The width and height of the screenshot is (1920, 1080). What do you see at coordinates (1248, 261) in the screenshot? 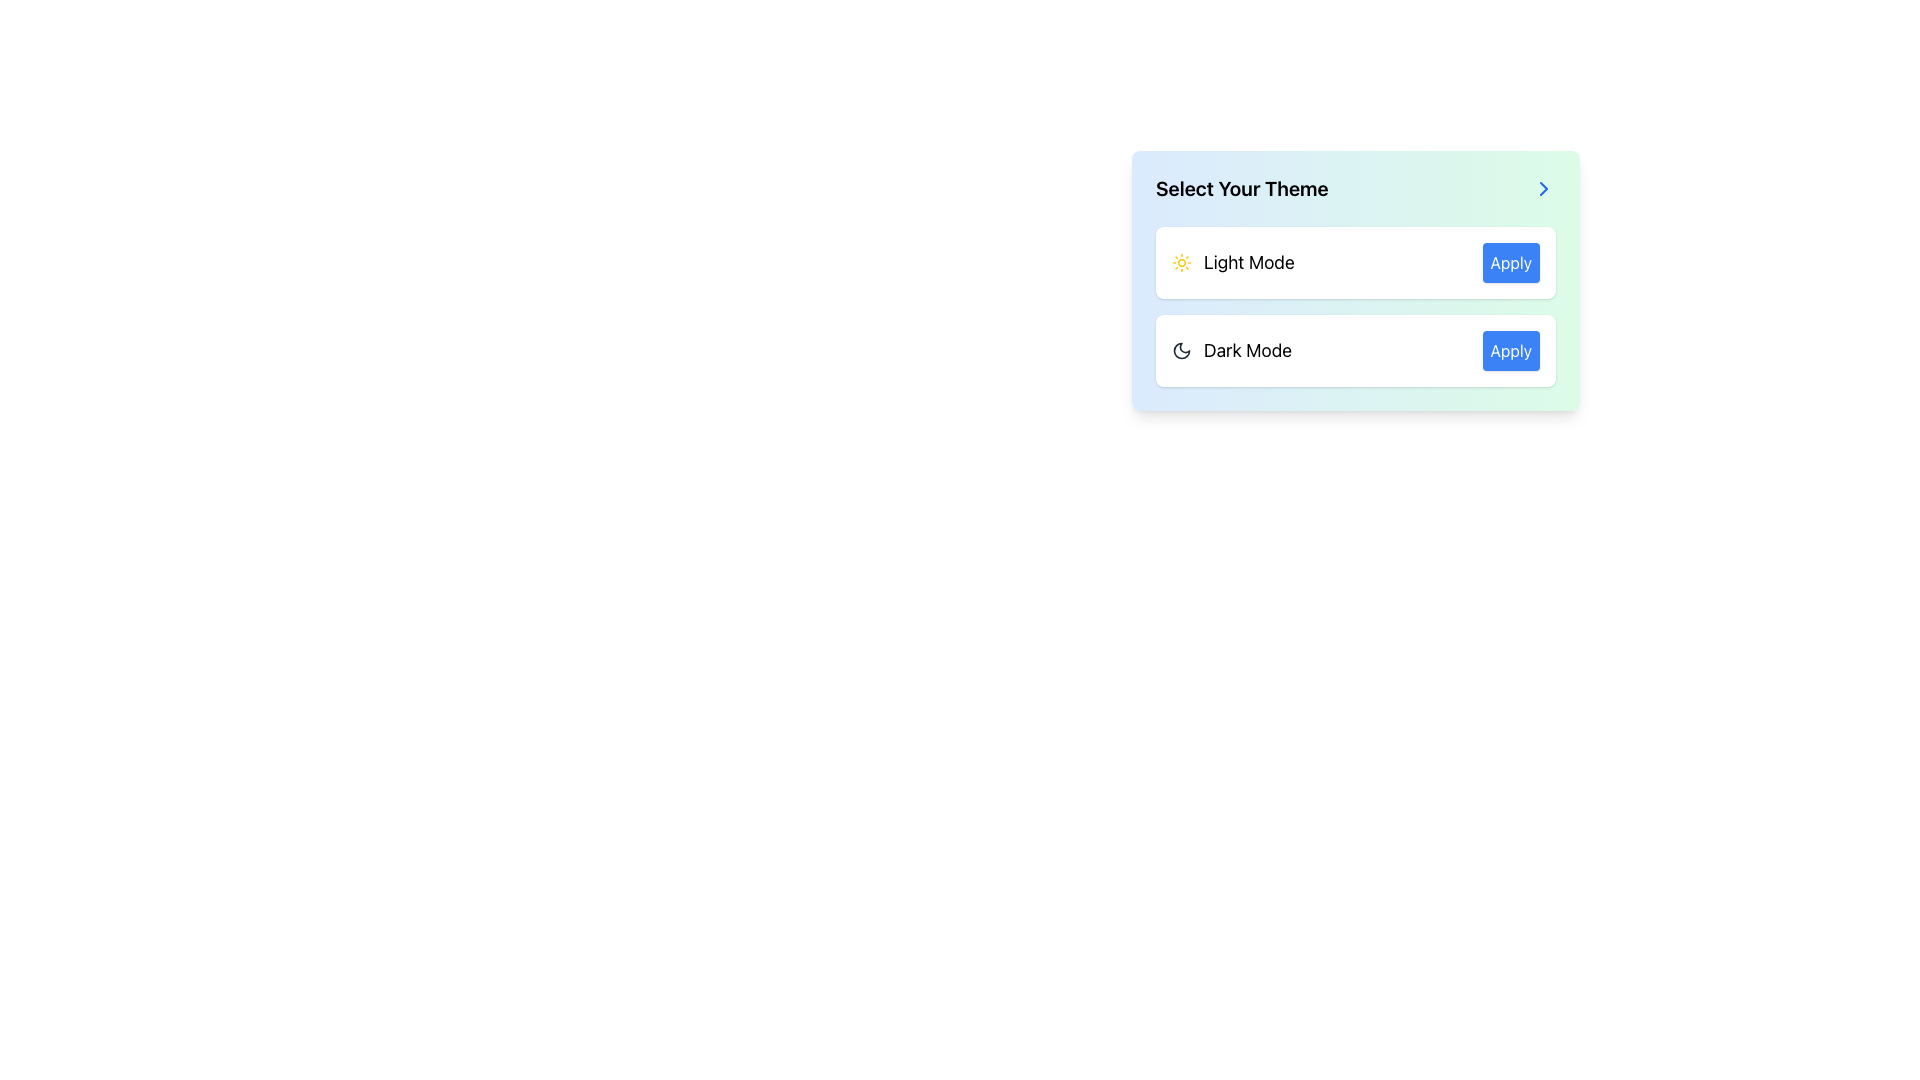
I see `the 'Light Mode' text label, which is located in the upper section of the 'Select Your Theme' panel, positioned to the right of the sun icon` at bounding box center [1248, 261].